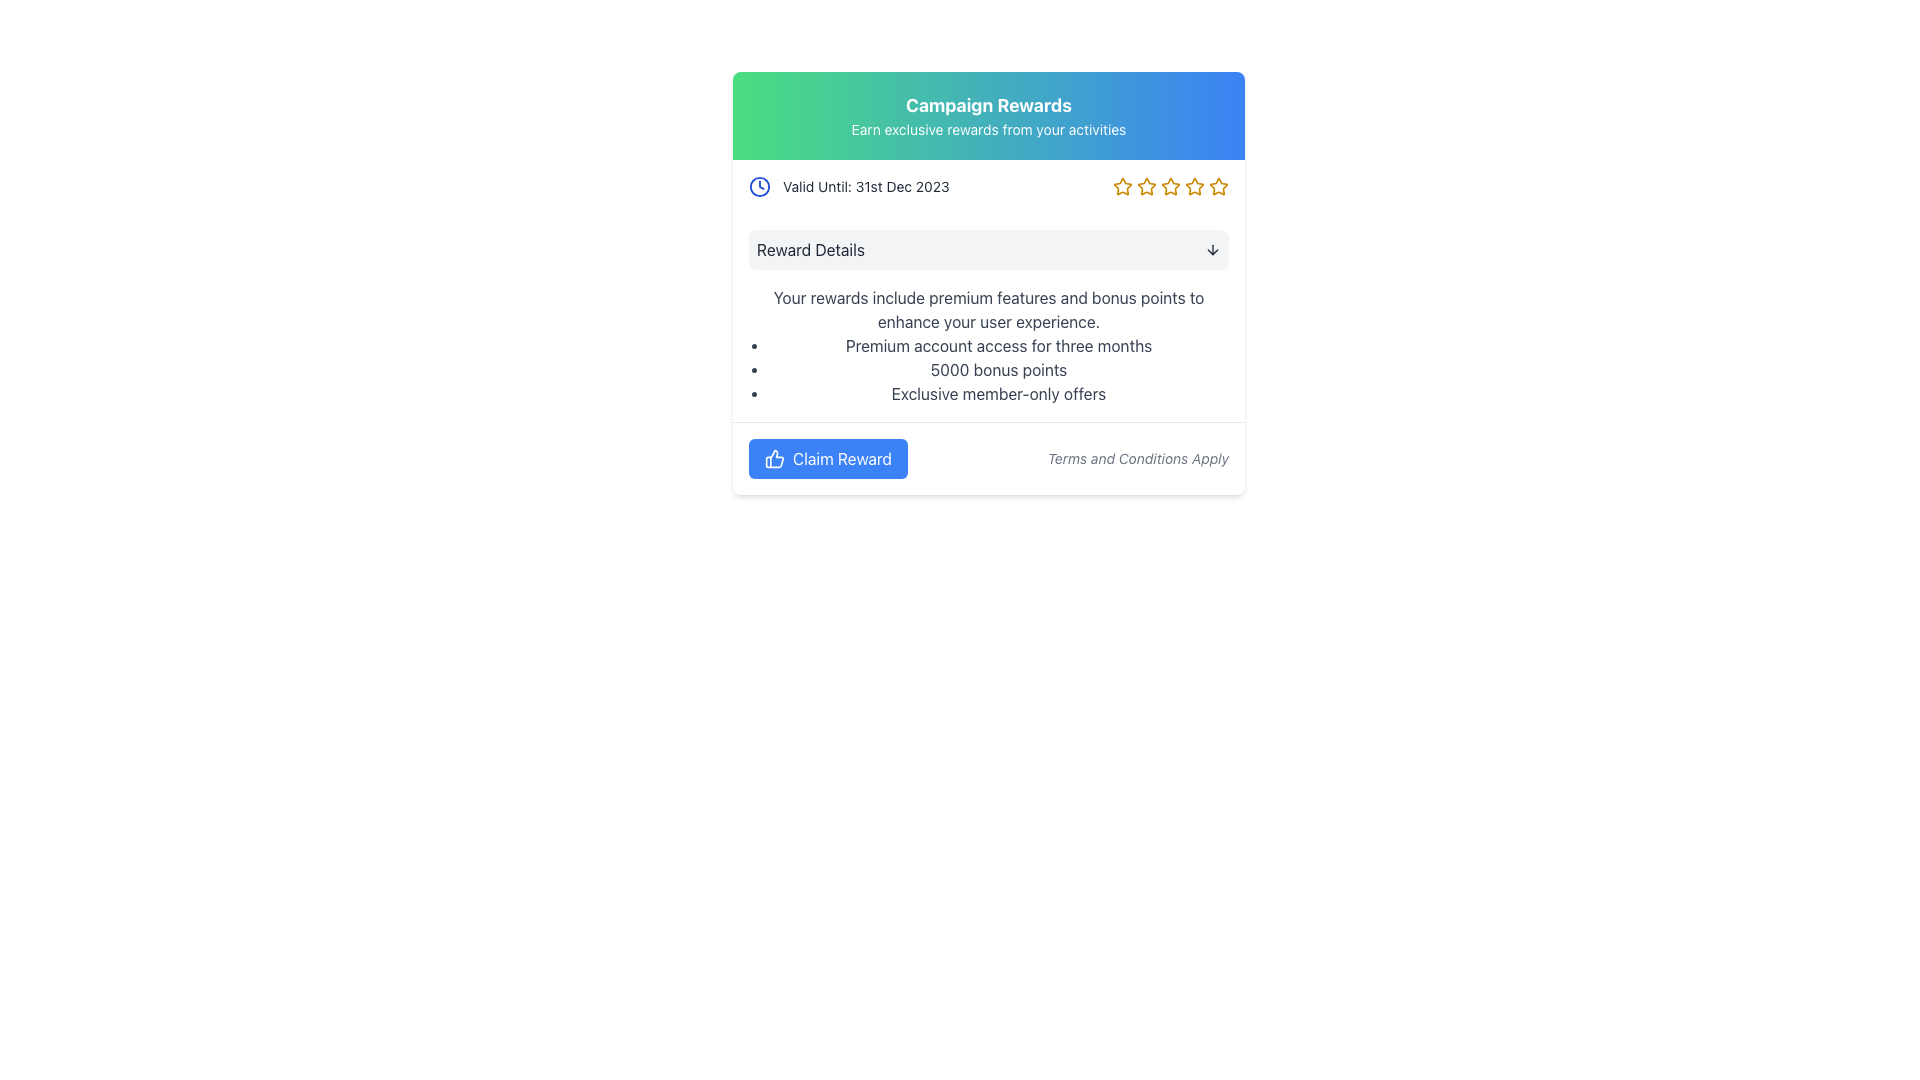 The height and width of the screenshot is (1080, 1920). Describe the element at coordinates (842, 459) in the screenshot. I see `text label that informs the user of the functionality of claiming a reward, located inside the blue button labeled 'Claim Reward'` at that location.